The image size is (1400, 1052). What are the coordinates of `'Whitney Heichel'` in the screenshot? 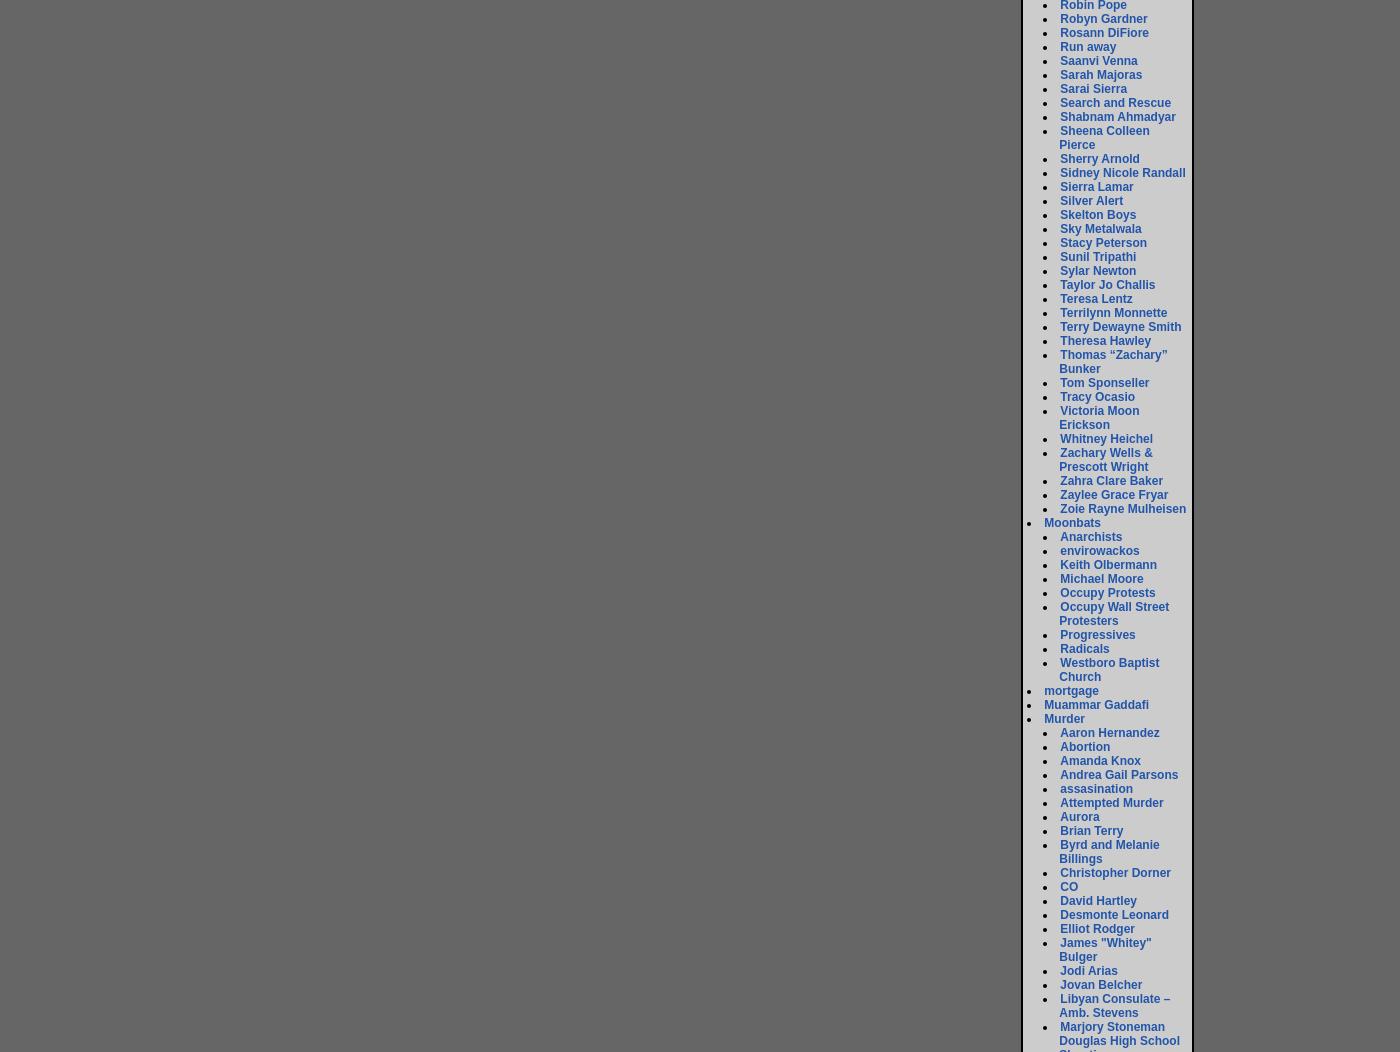 It's located at (1059, 437).